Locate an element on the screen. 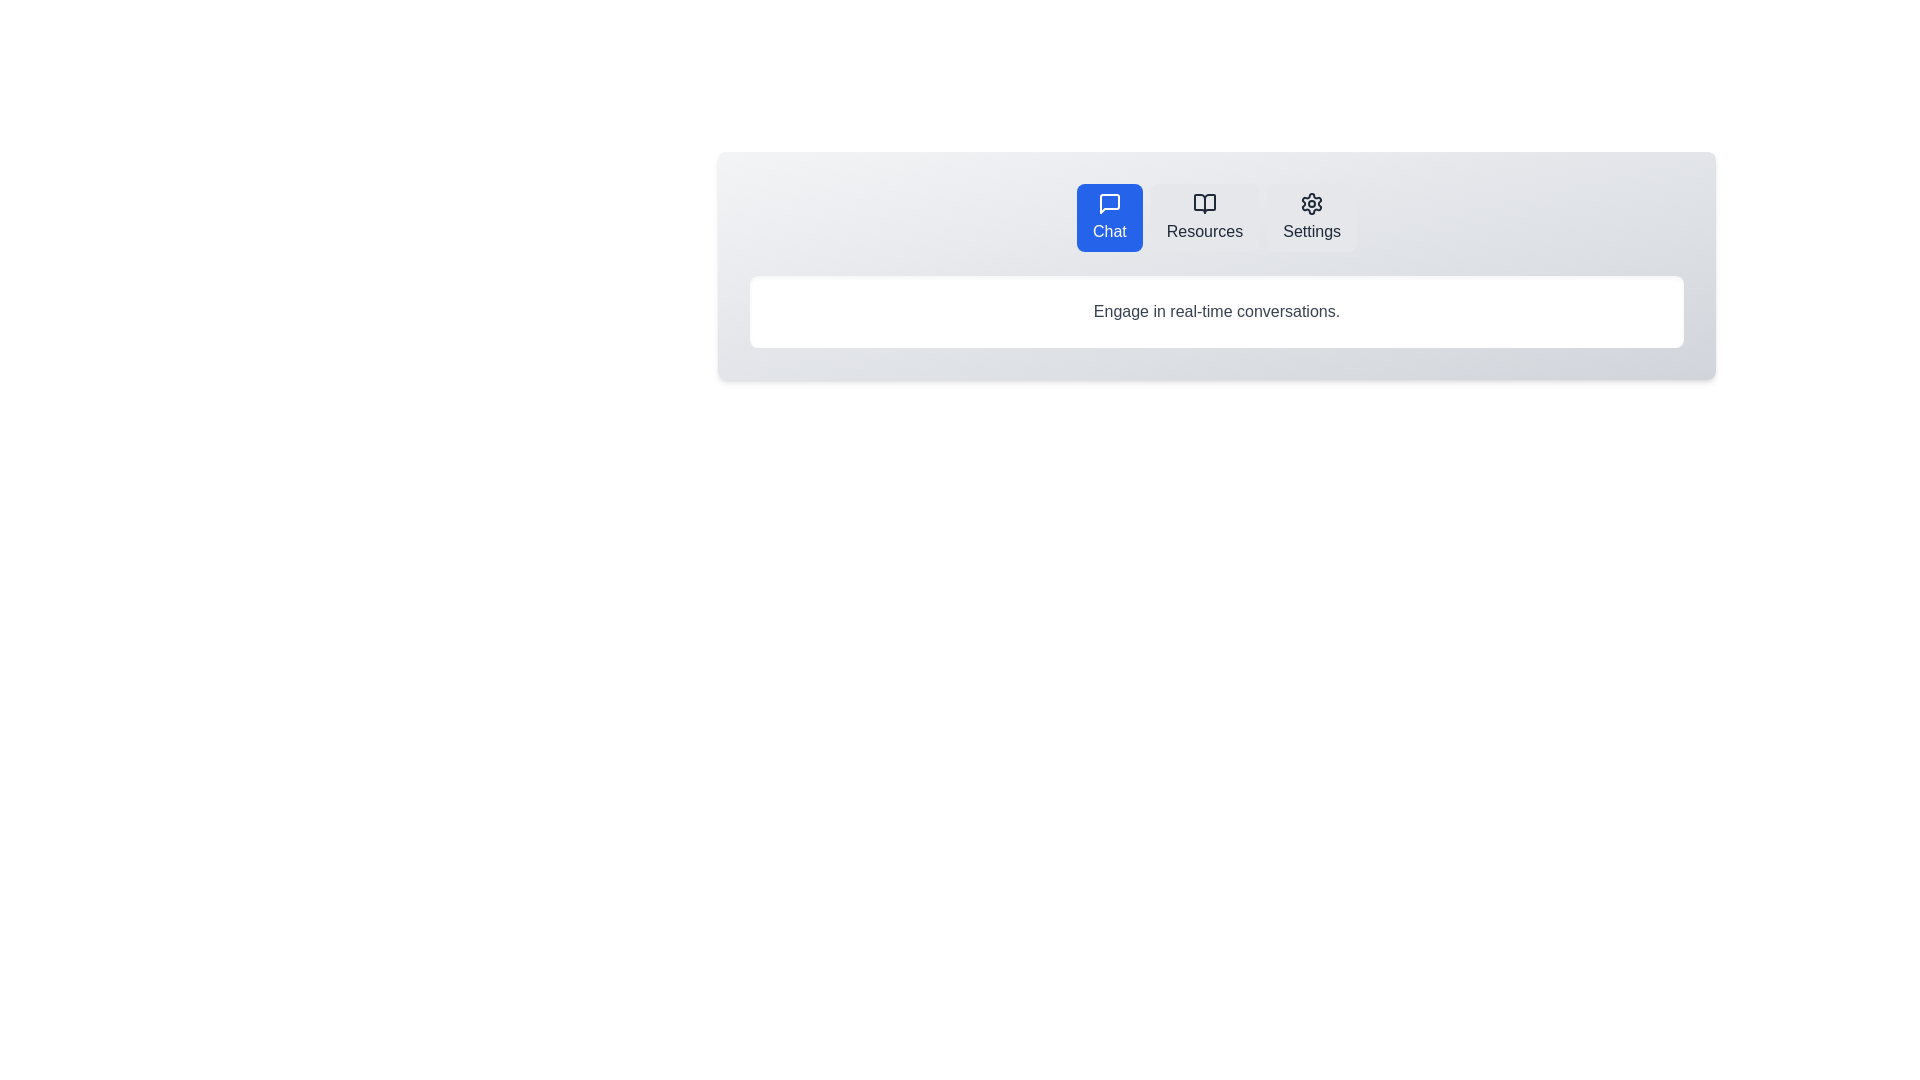  the 'Settings' button, which is the third button in a row of three options labeled 'Chat', 'Resources', and 'Settings', to observe the visual feedback is located at coordinates (1312, 218).